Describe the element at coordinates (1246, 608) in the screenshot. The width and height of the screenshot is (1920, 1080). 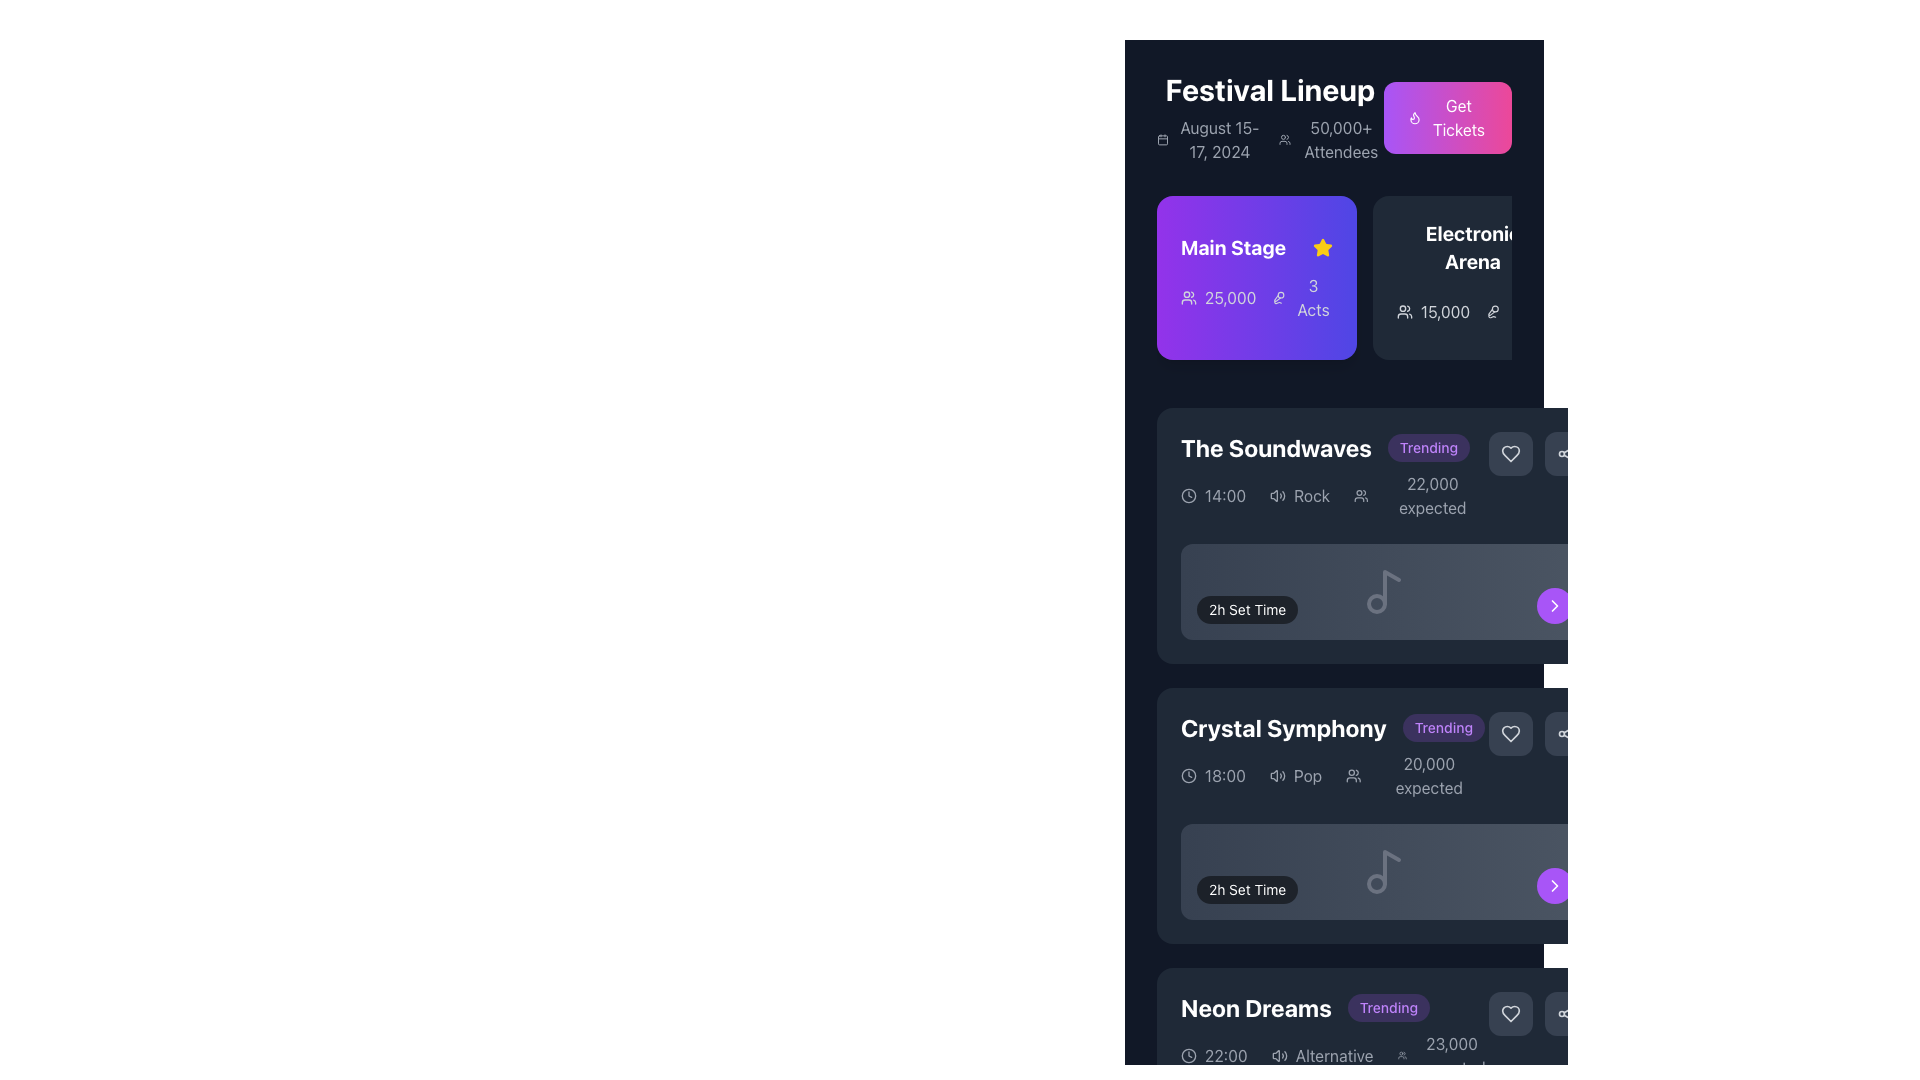
I see `the Text Label displaying the duration of the performance, which indicates '2h'` at that location.